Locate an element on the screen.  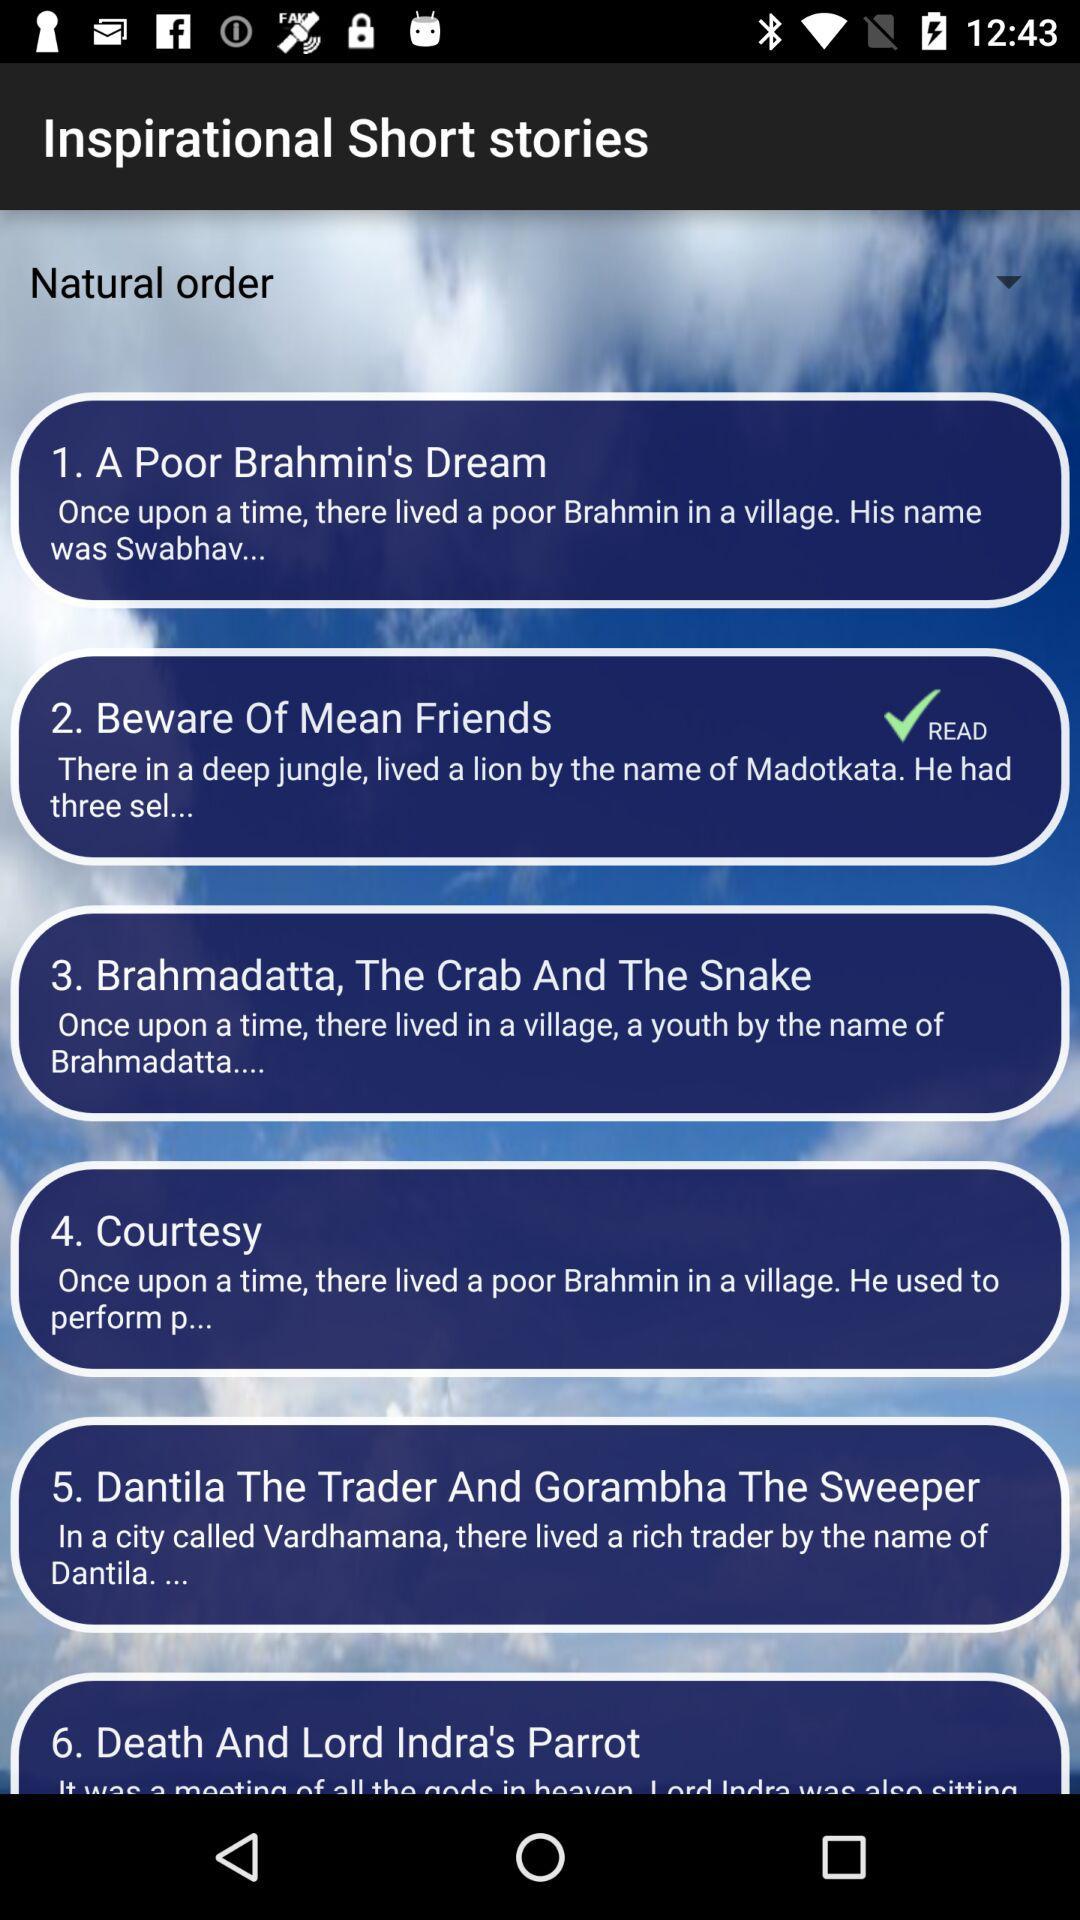
icon below in a city icon is located at coordinates (540, 1739).